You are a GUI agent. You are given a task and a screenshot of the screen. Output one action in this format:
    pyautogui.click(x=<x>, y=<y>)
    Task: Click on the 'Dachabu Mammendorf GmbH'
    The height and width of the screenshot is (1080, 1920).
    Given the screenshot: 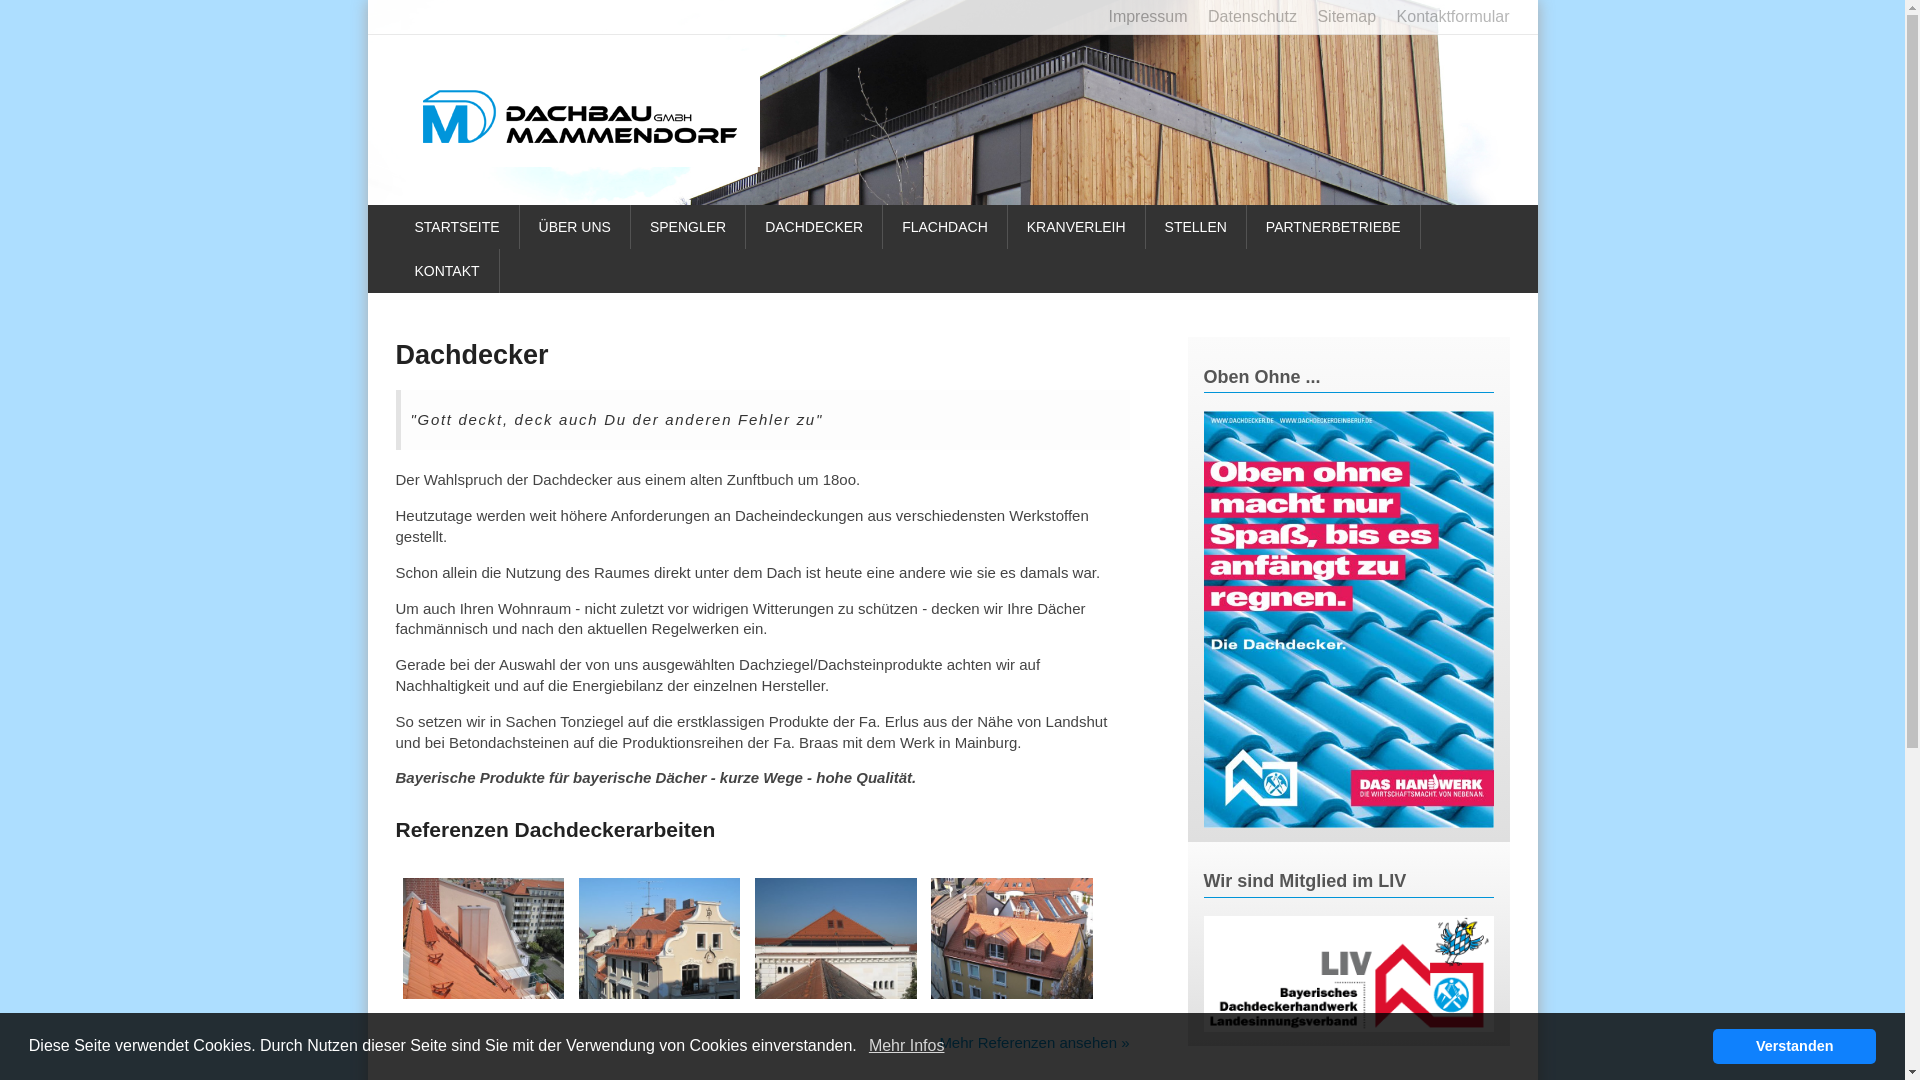 What is the action you would take?
    pyautogui.click(x=579, y=116)
    